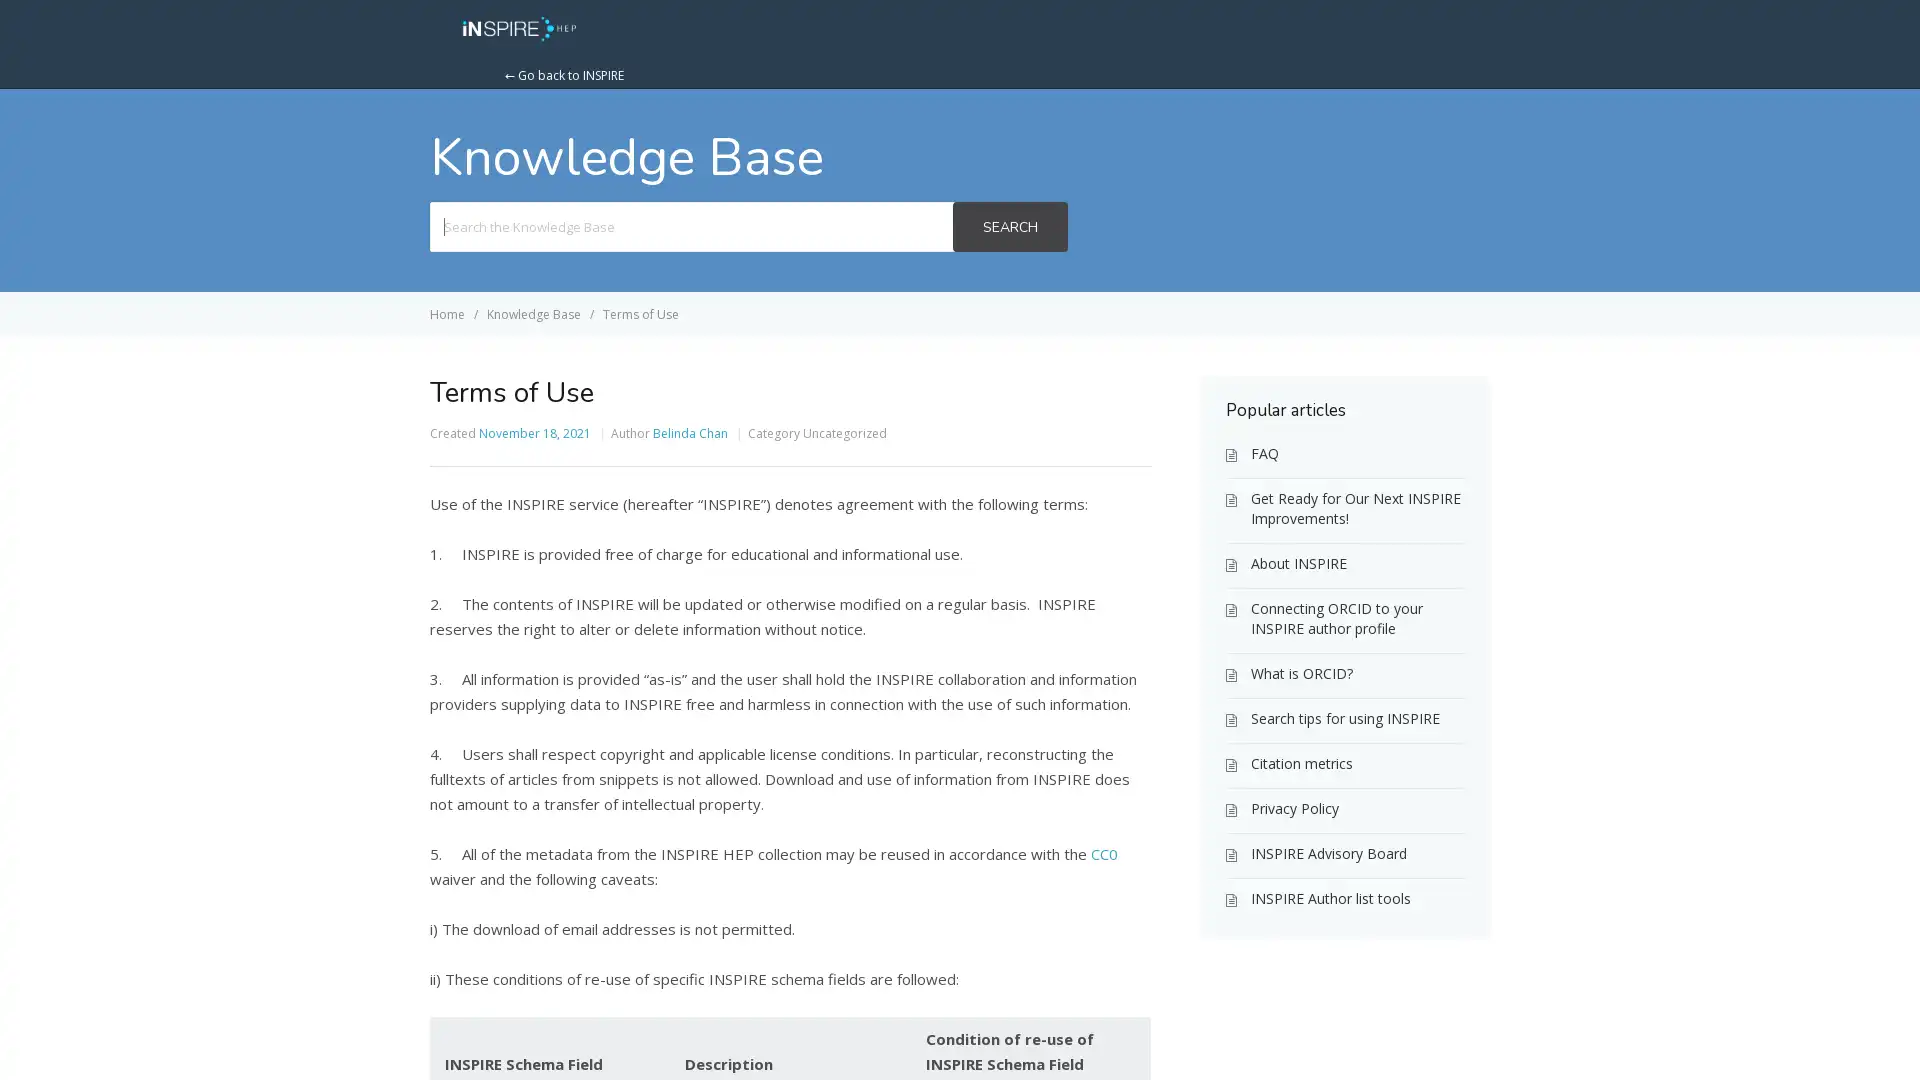 The width and height of the screenshot is (1920, 1080). I want to click on SEARCH, so click(1009, 226).